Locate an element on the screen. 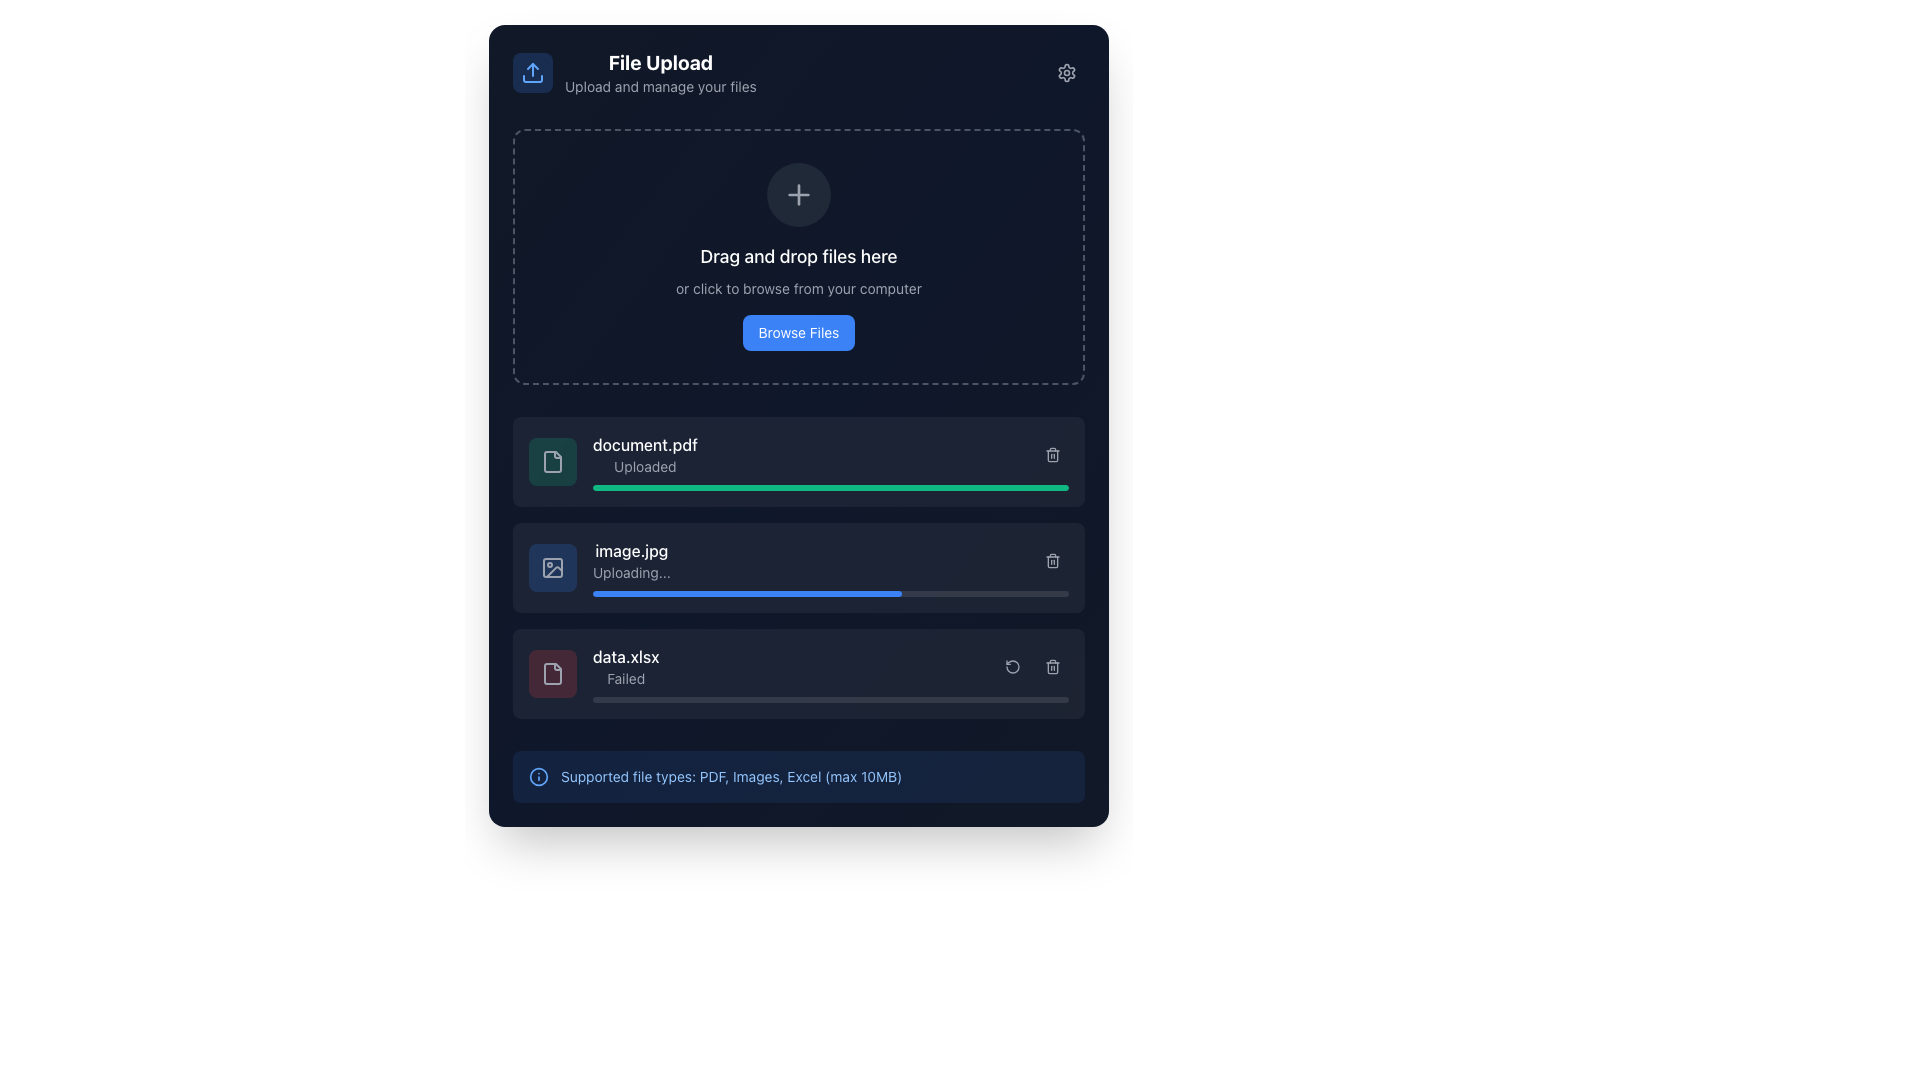  the upload icon, which is a circular button located in the central section of the interface, surrounded by a dashed box area for file uploads is located at coordinates (797, 195).